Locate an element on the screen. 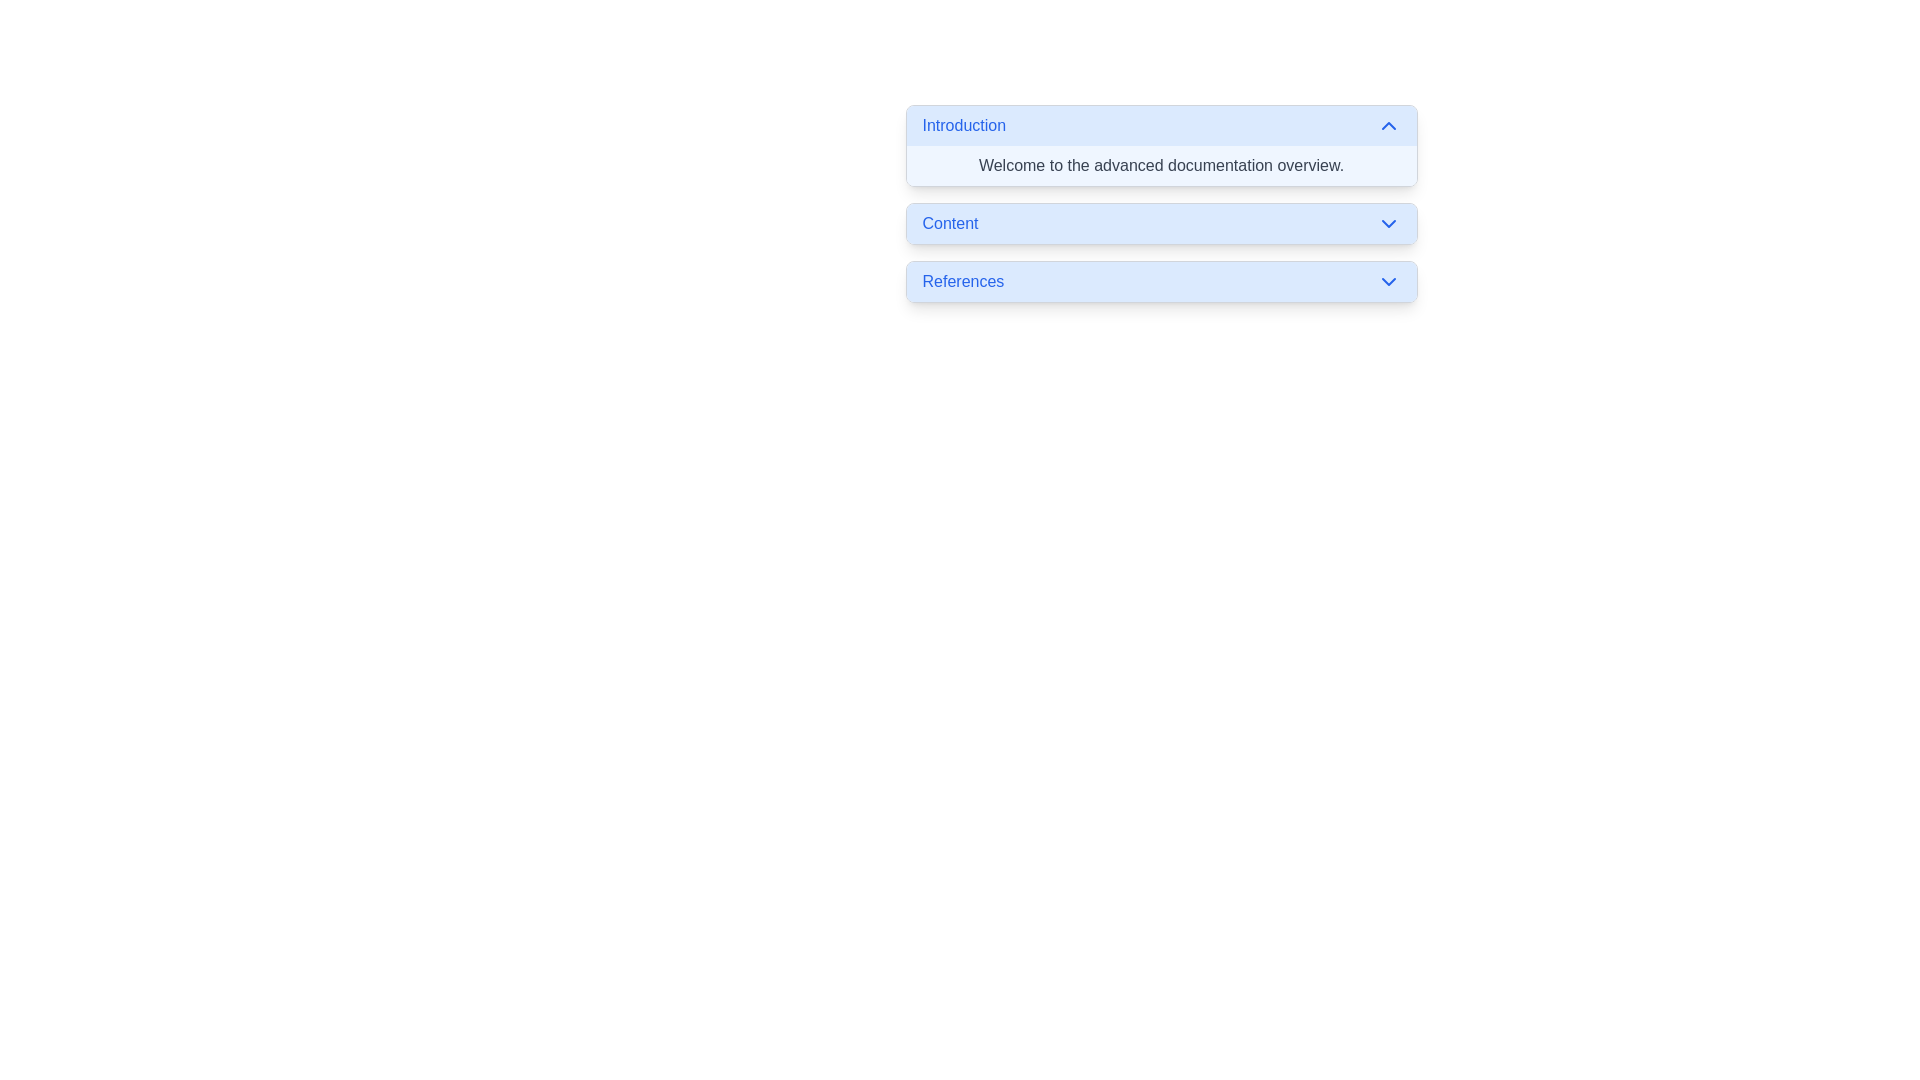 The height and width of the screenshot is (1080, 1920). the blue rectangular button labeled 'Content' is located at coordinates (1161, 223).